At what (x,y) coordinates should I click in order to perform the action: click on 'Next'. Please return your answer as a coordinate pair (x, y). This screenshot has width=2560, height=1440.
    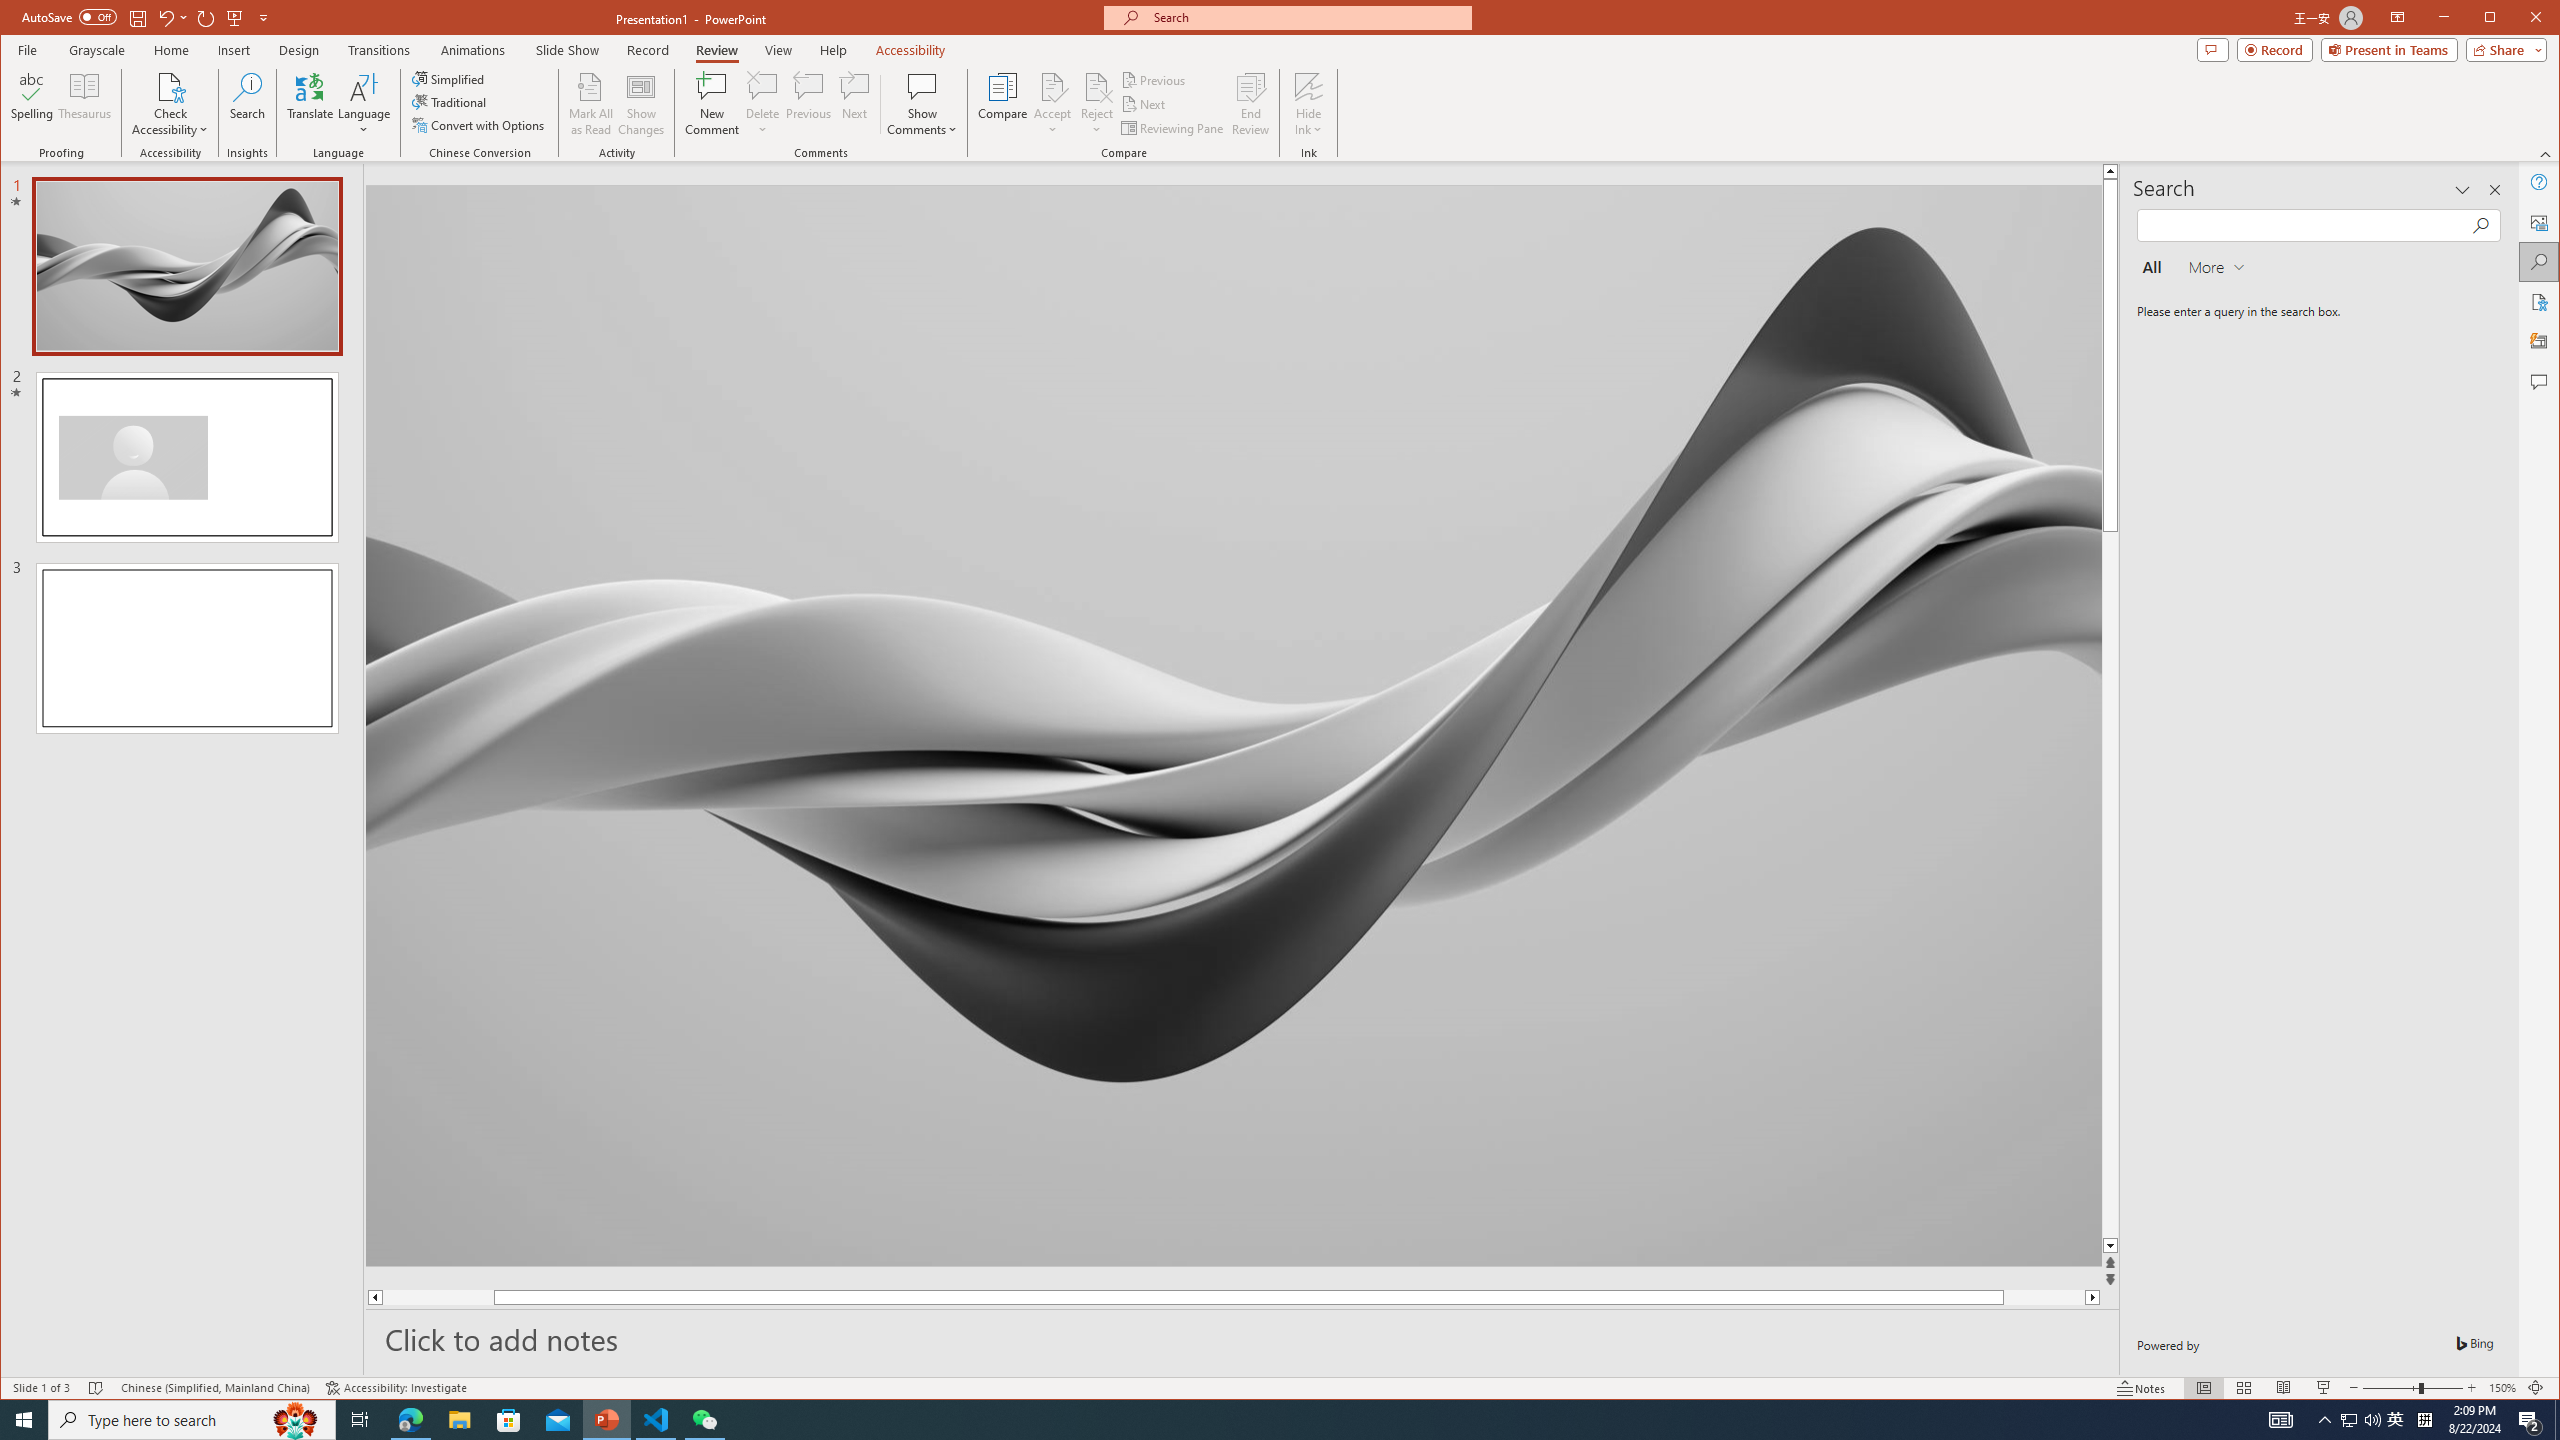
    Looking at the image, I should click on (1145, 104).